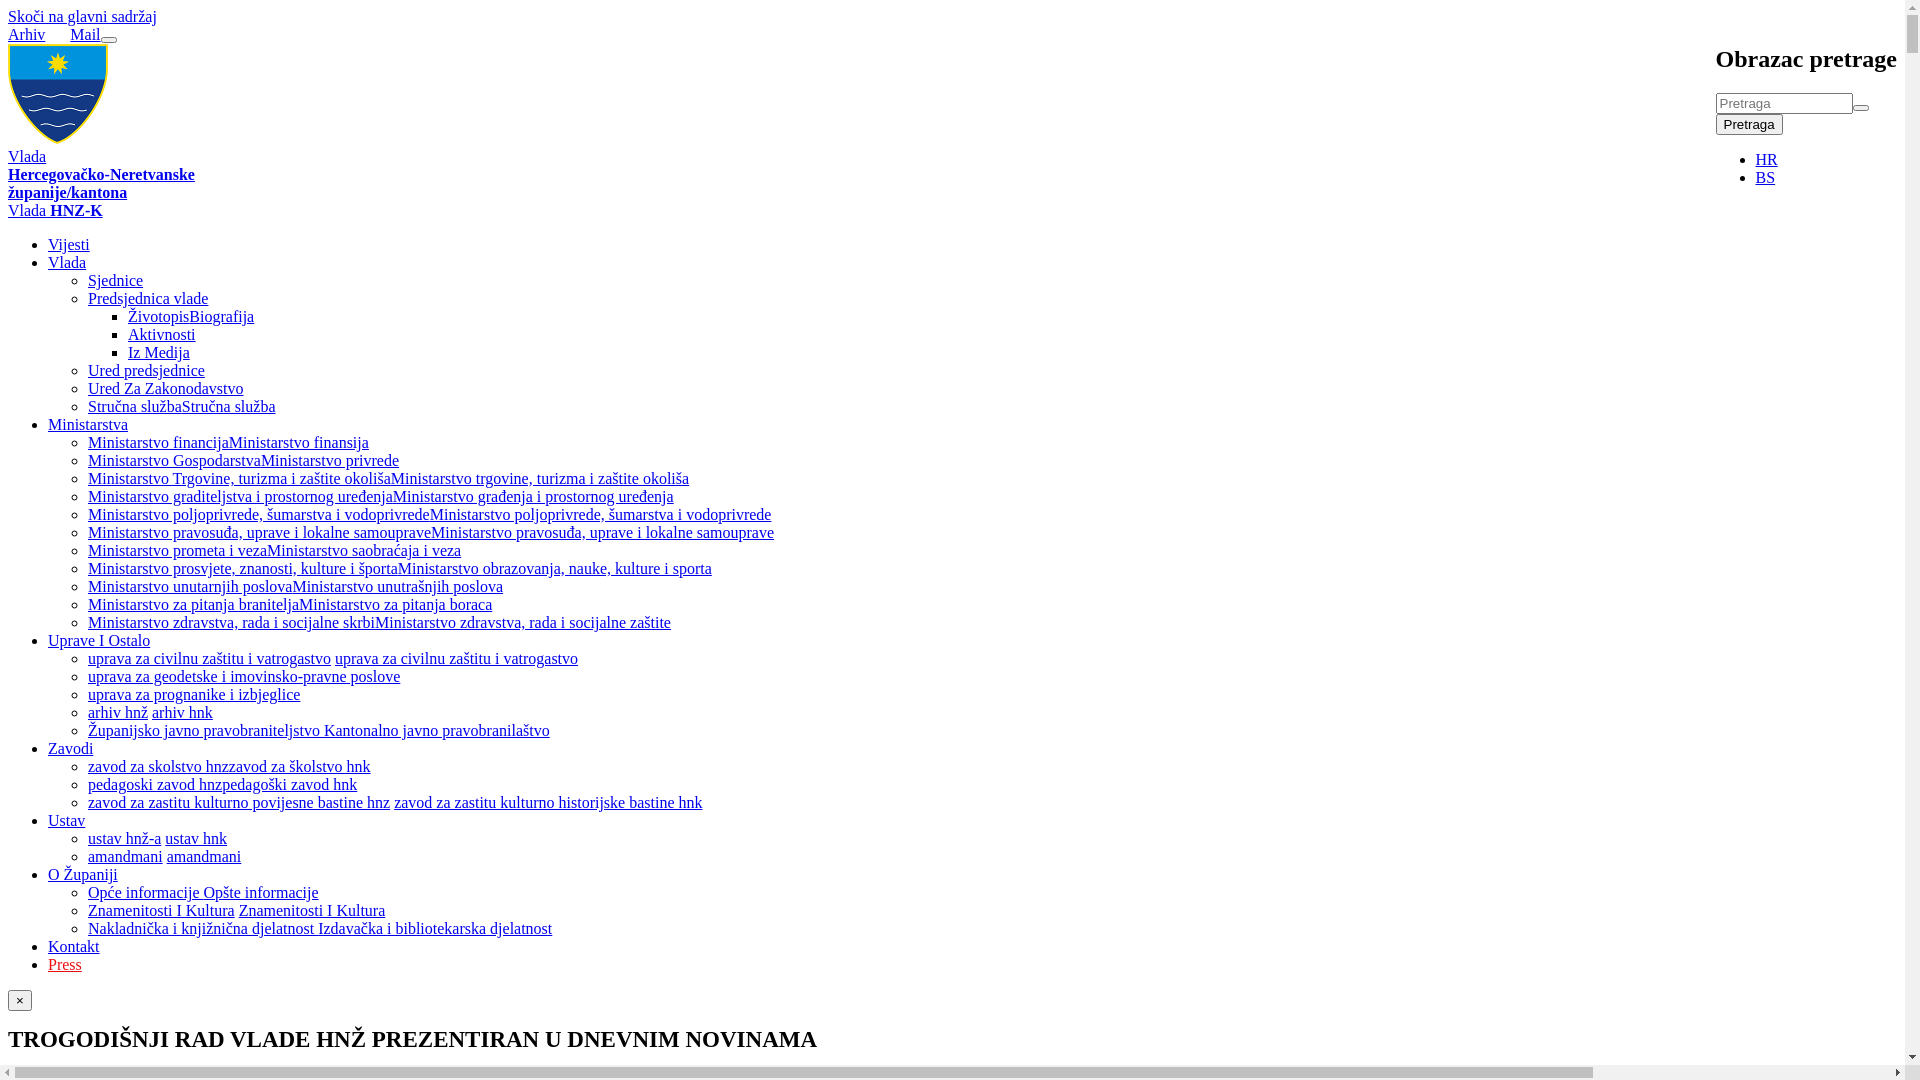 Image resolution: width=1920 pixels, height=1080 pixels. I want to click on 'BS', so click(1766, 176).